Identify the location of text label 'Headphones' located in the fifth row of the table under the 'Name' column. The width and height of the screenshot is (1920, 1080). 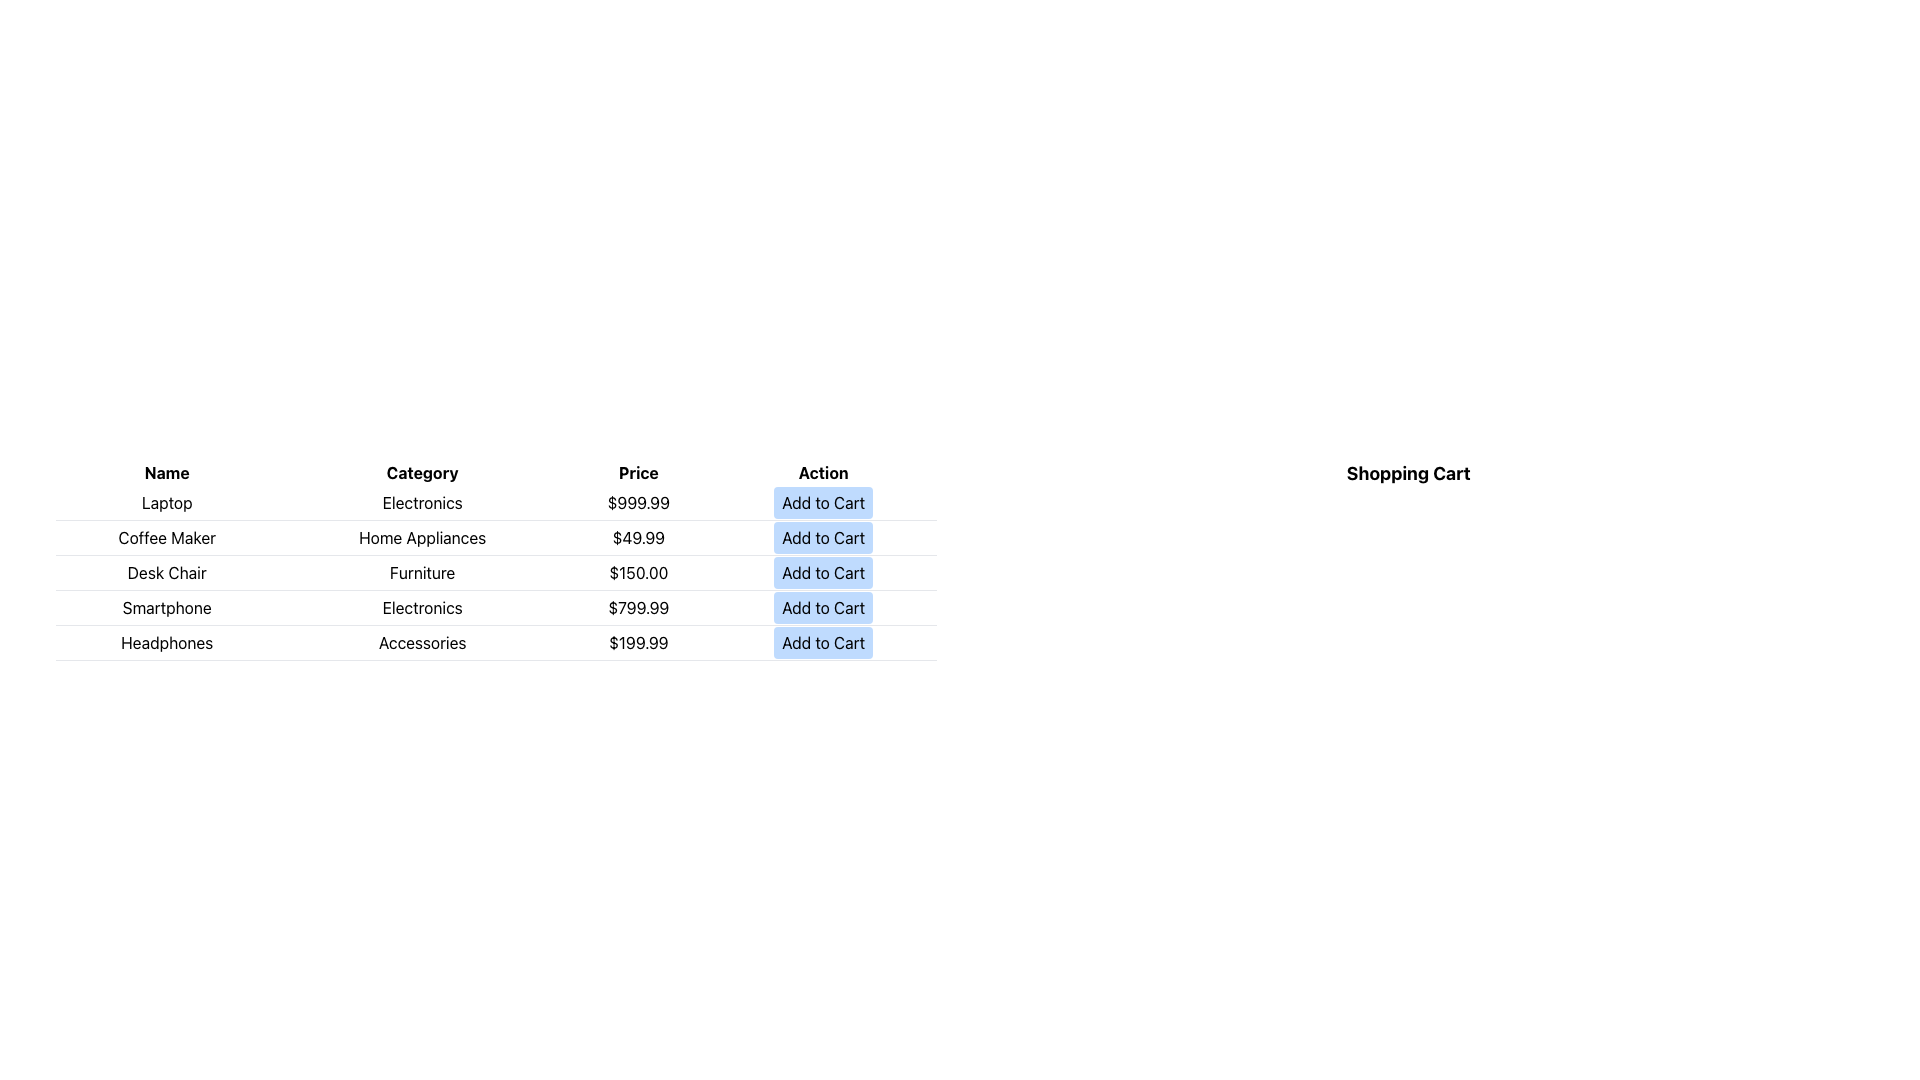
(167, 643).